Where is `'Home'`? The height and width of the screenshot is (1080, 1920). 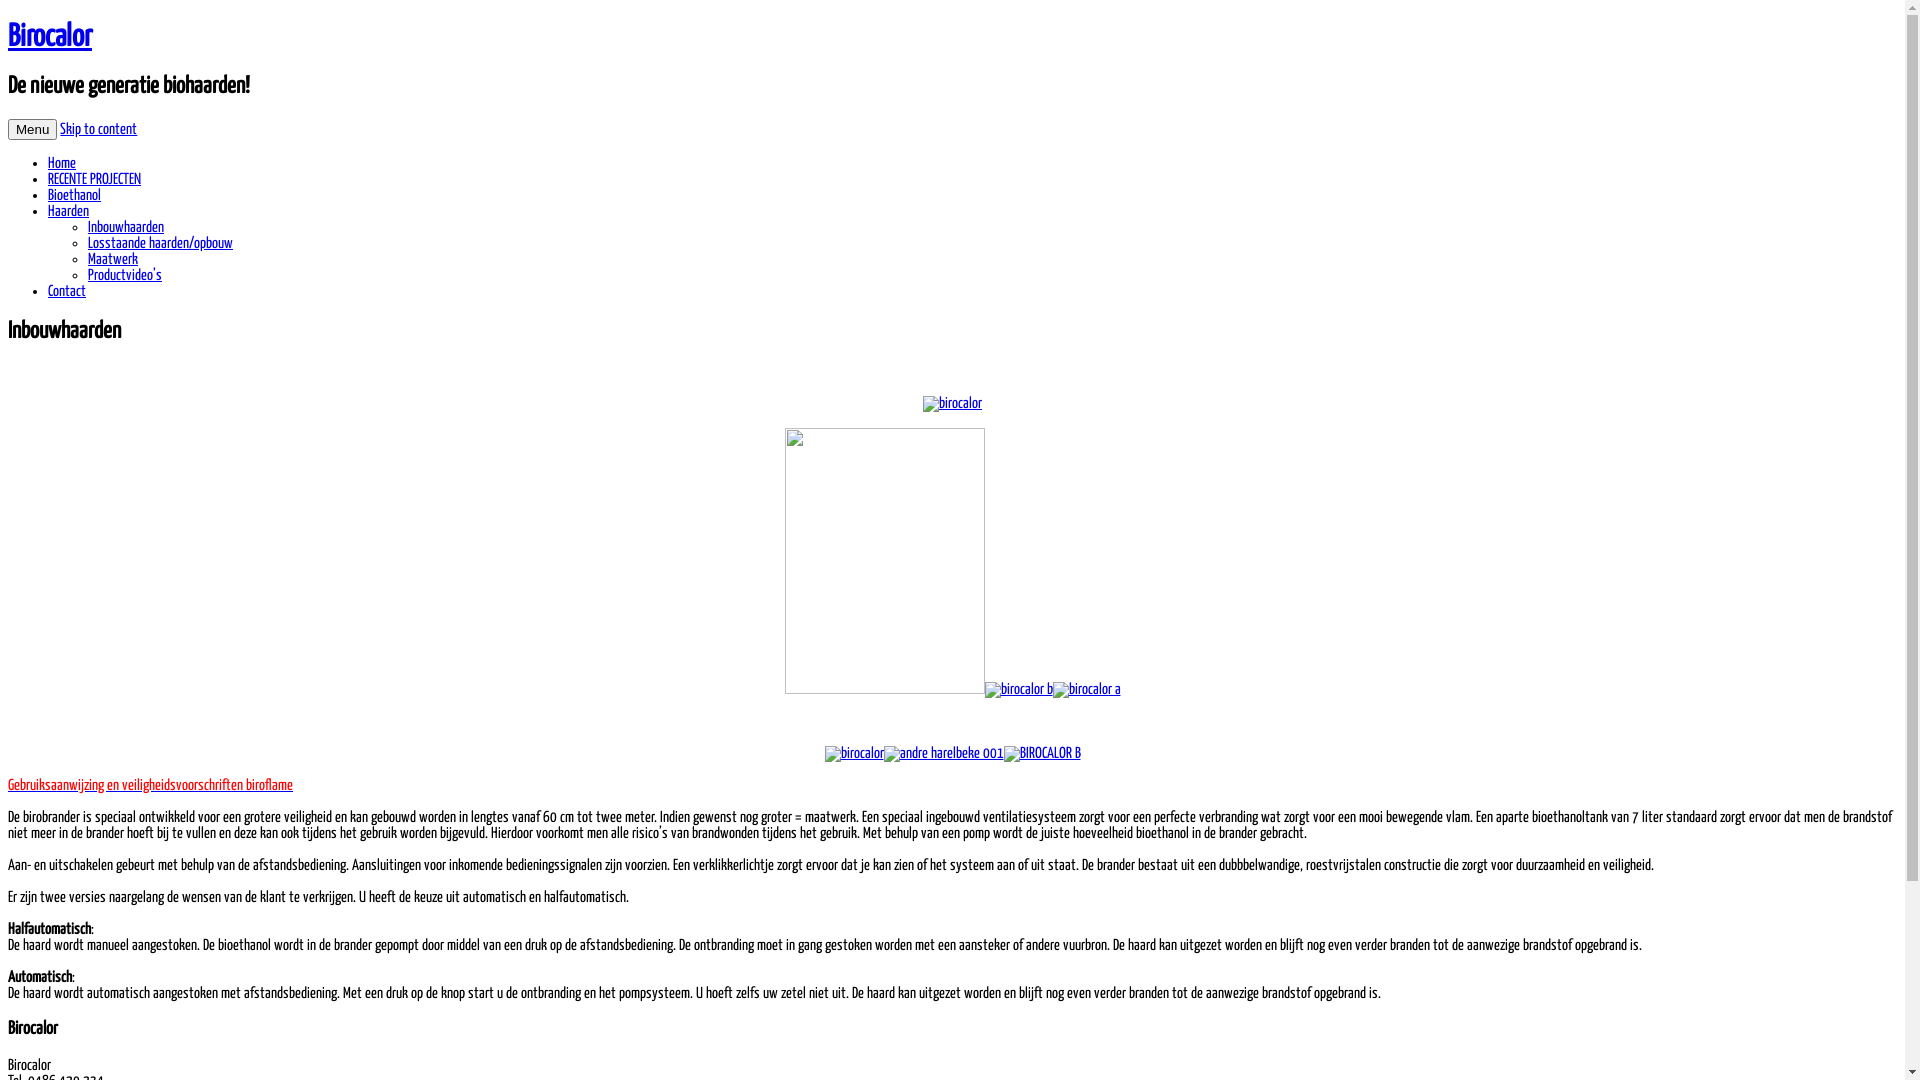
'Home' is located at coordinates (62, 162).